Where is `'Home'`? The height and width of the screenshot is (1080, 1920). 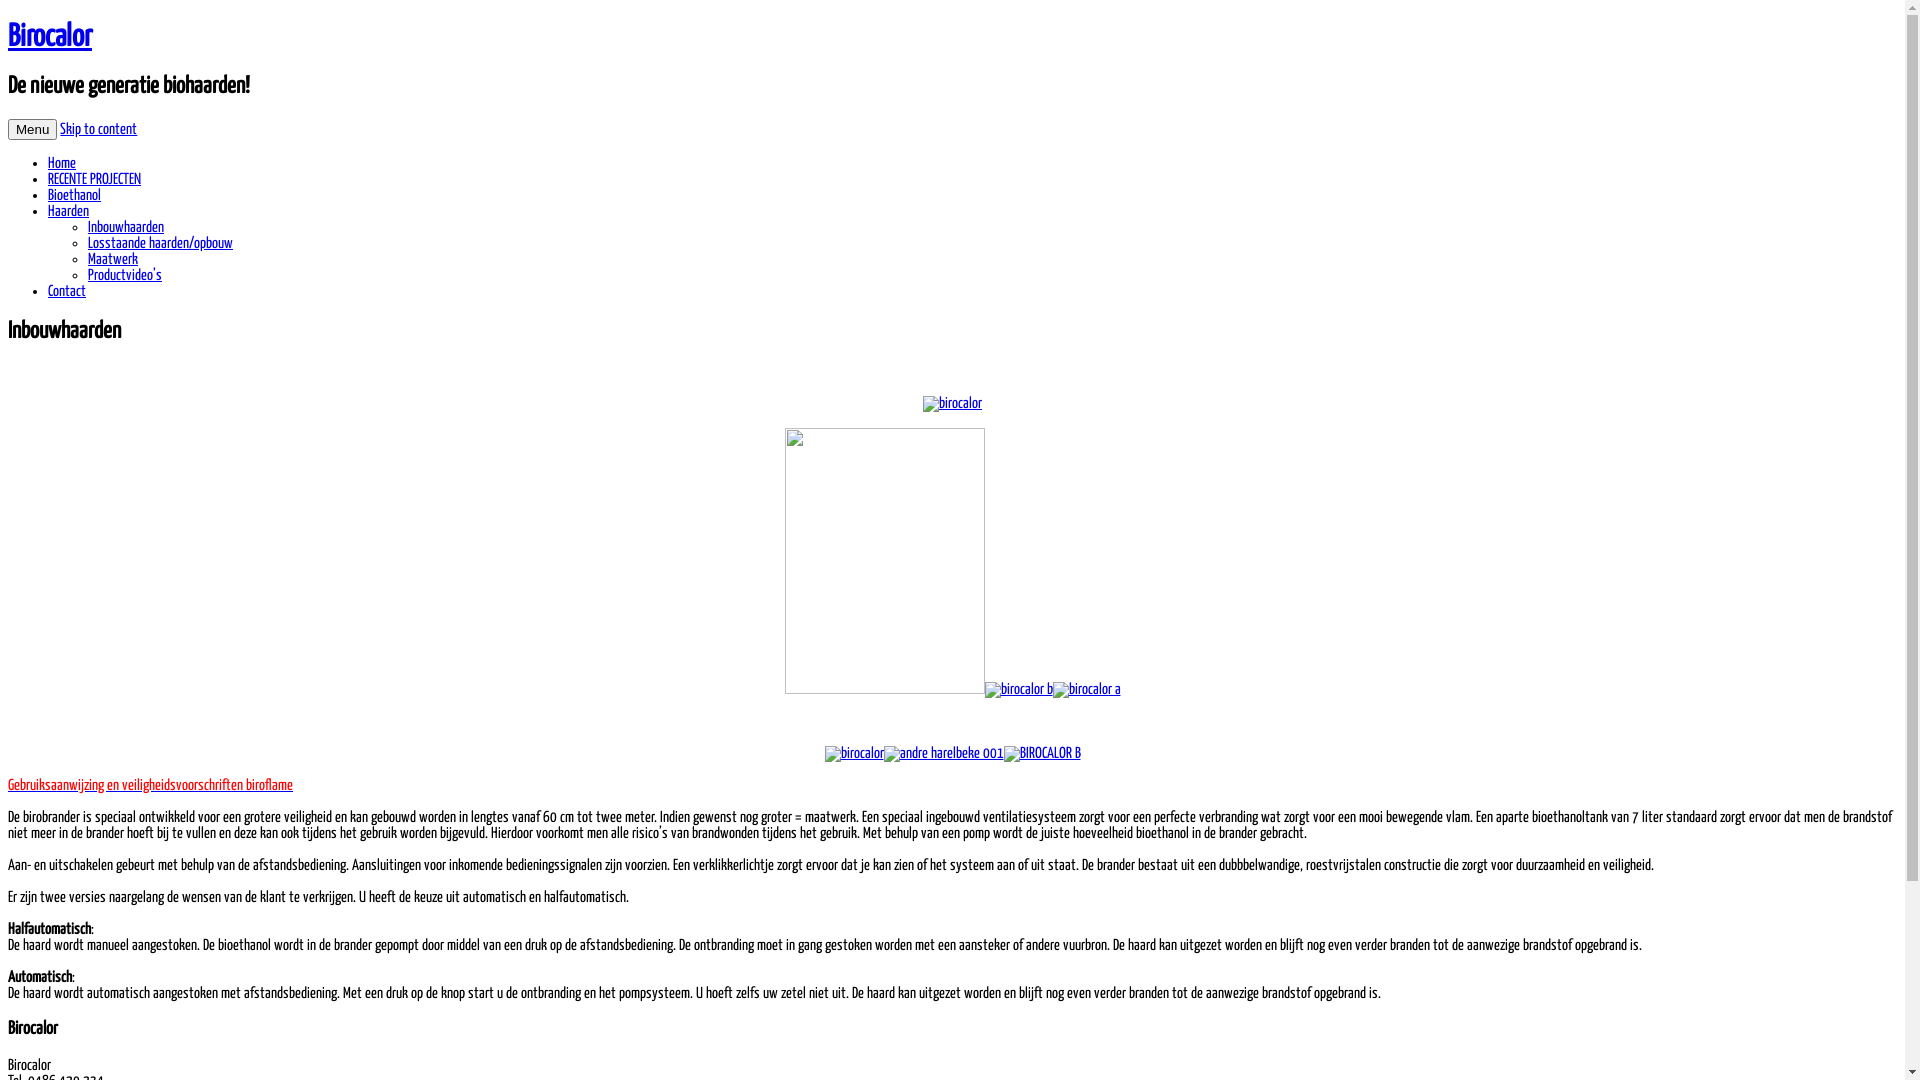
'Home' is located at coordinates (62, 162).